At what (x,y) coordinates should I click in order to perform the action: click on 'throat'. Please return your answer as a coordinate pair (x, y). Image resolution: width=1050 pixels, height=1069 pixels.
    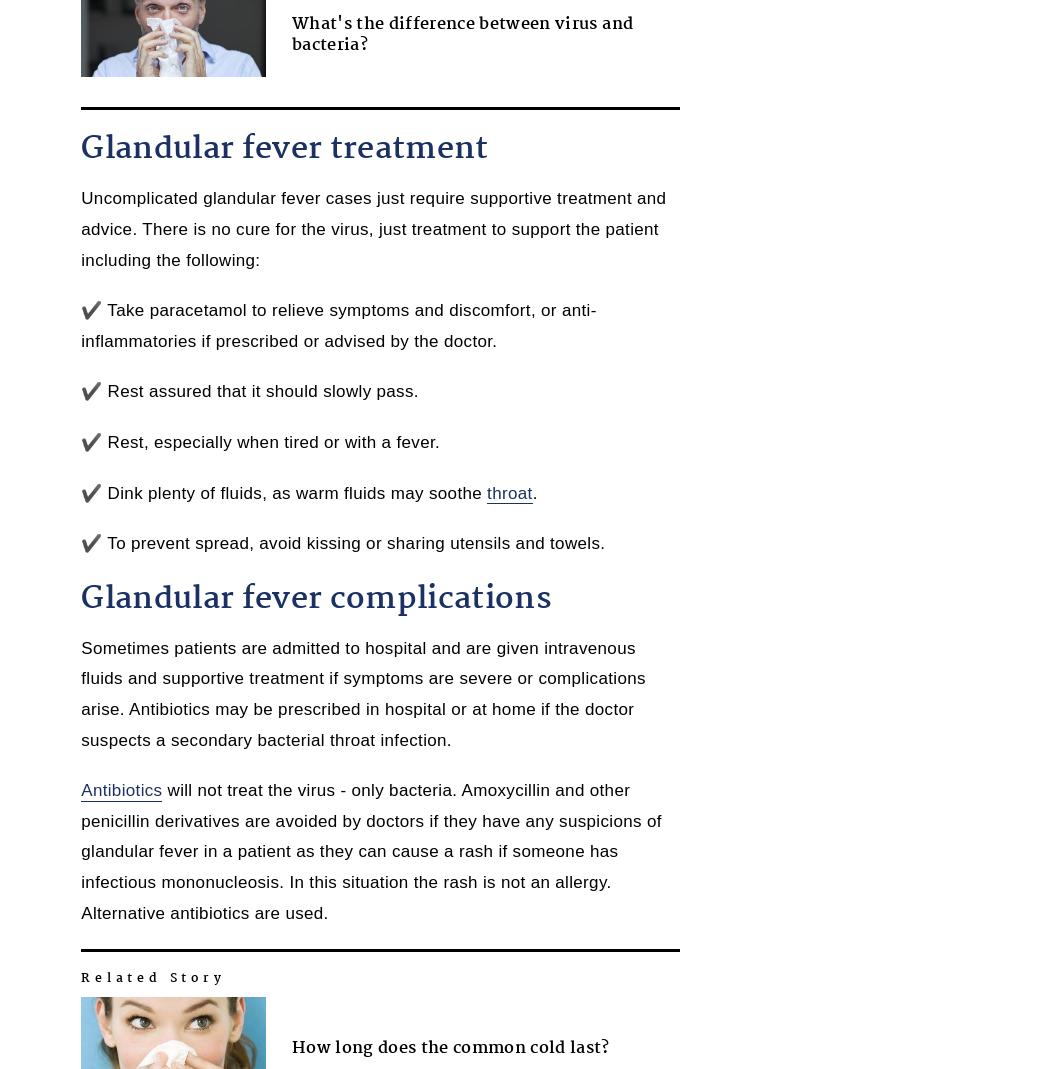
    Looking at the image, I should click on (508, 491).